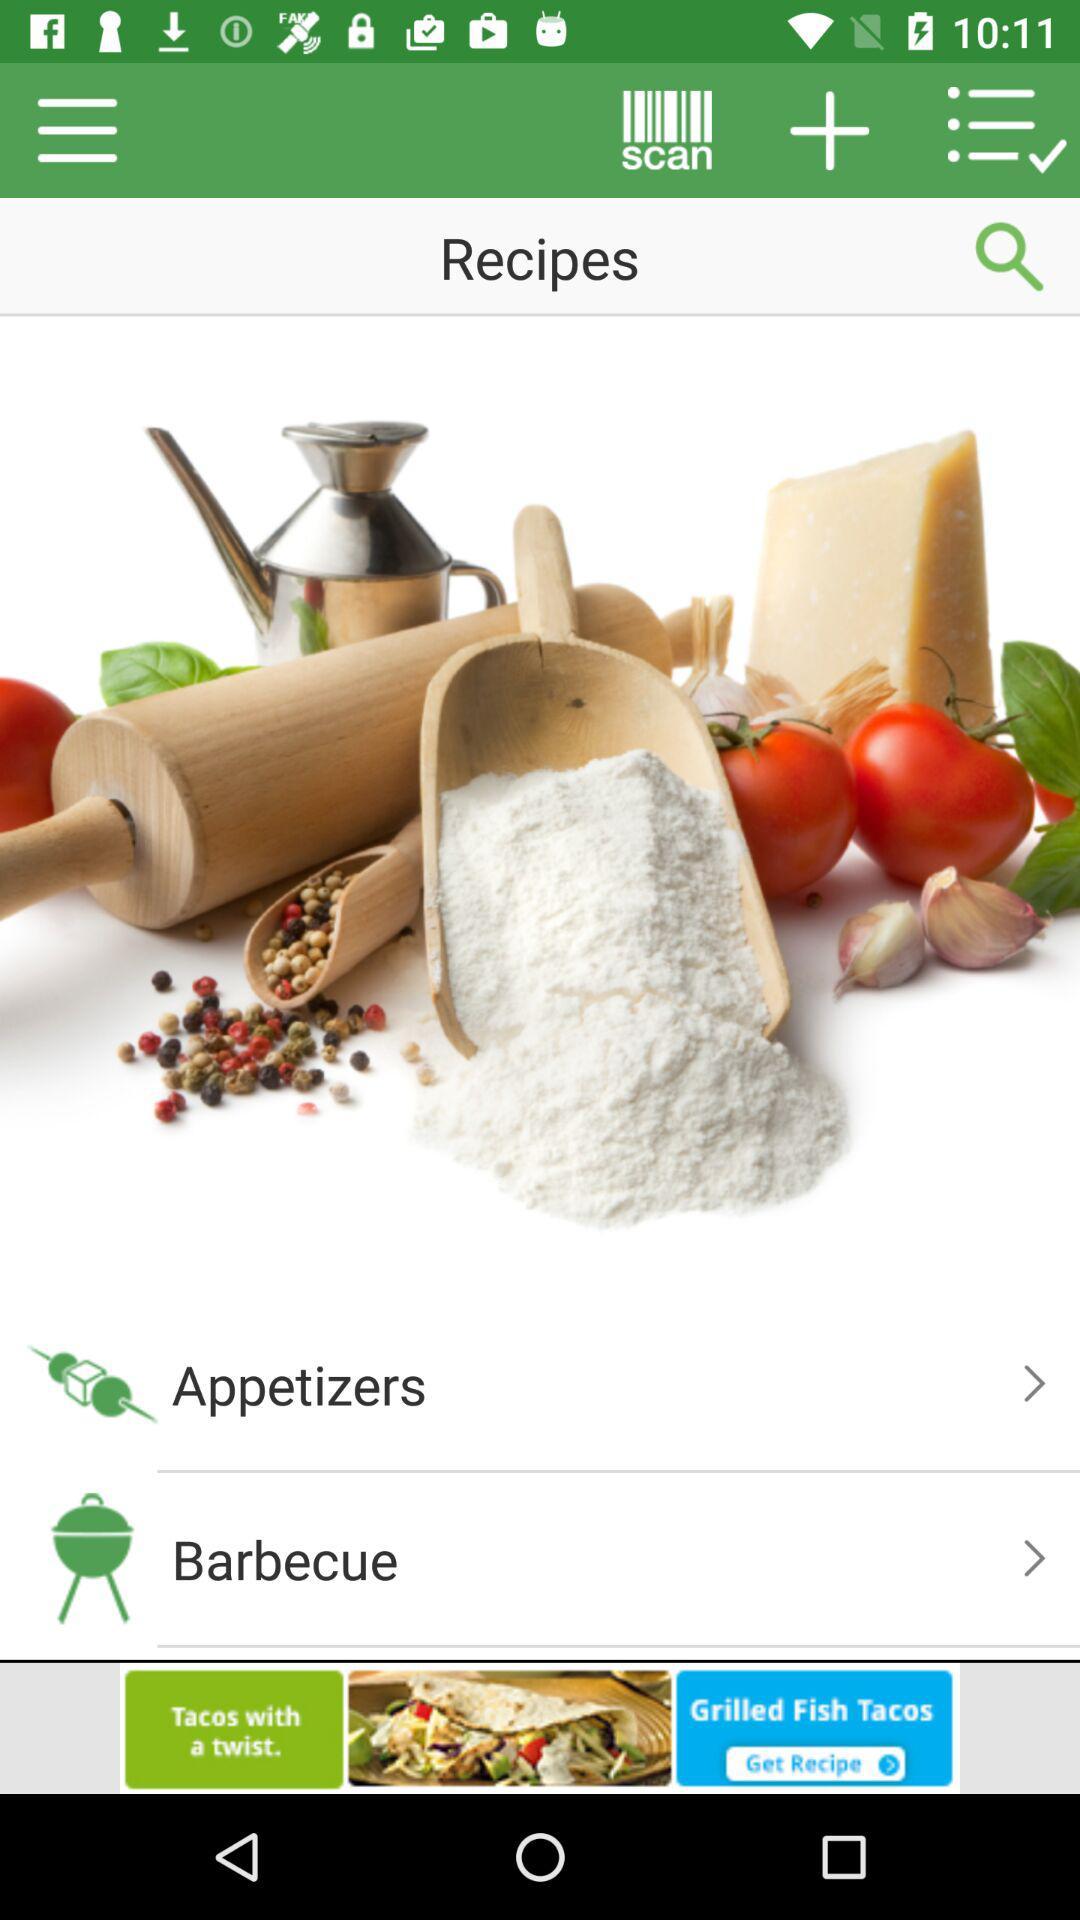 The height and width of the screenshot is (1920, 1080). What do you see at coordinates (1010, 256) in the screenshot?
I see `the search icon` at bounding box center [1010, 256].